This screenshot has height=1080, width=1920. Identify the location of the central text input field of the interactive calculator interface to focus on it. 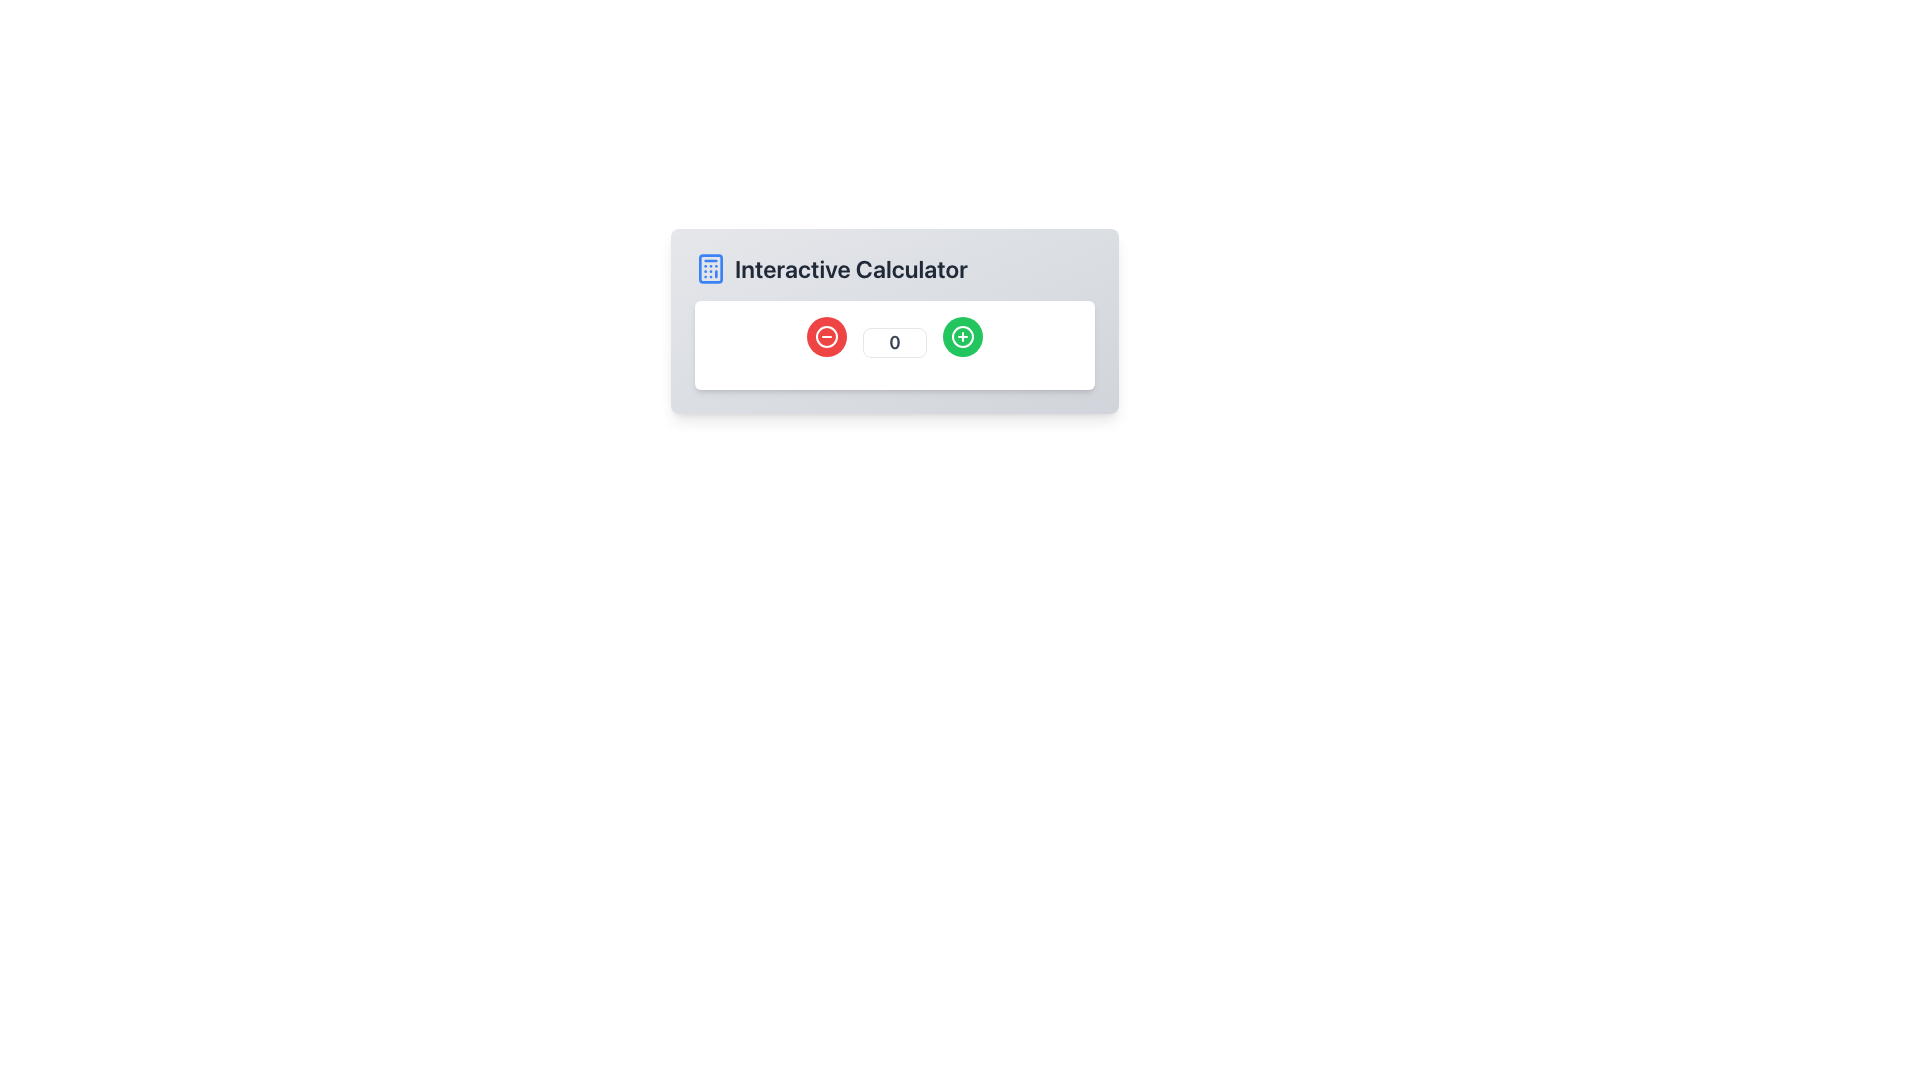
(893, 336).